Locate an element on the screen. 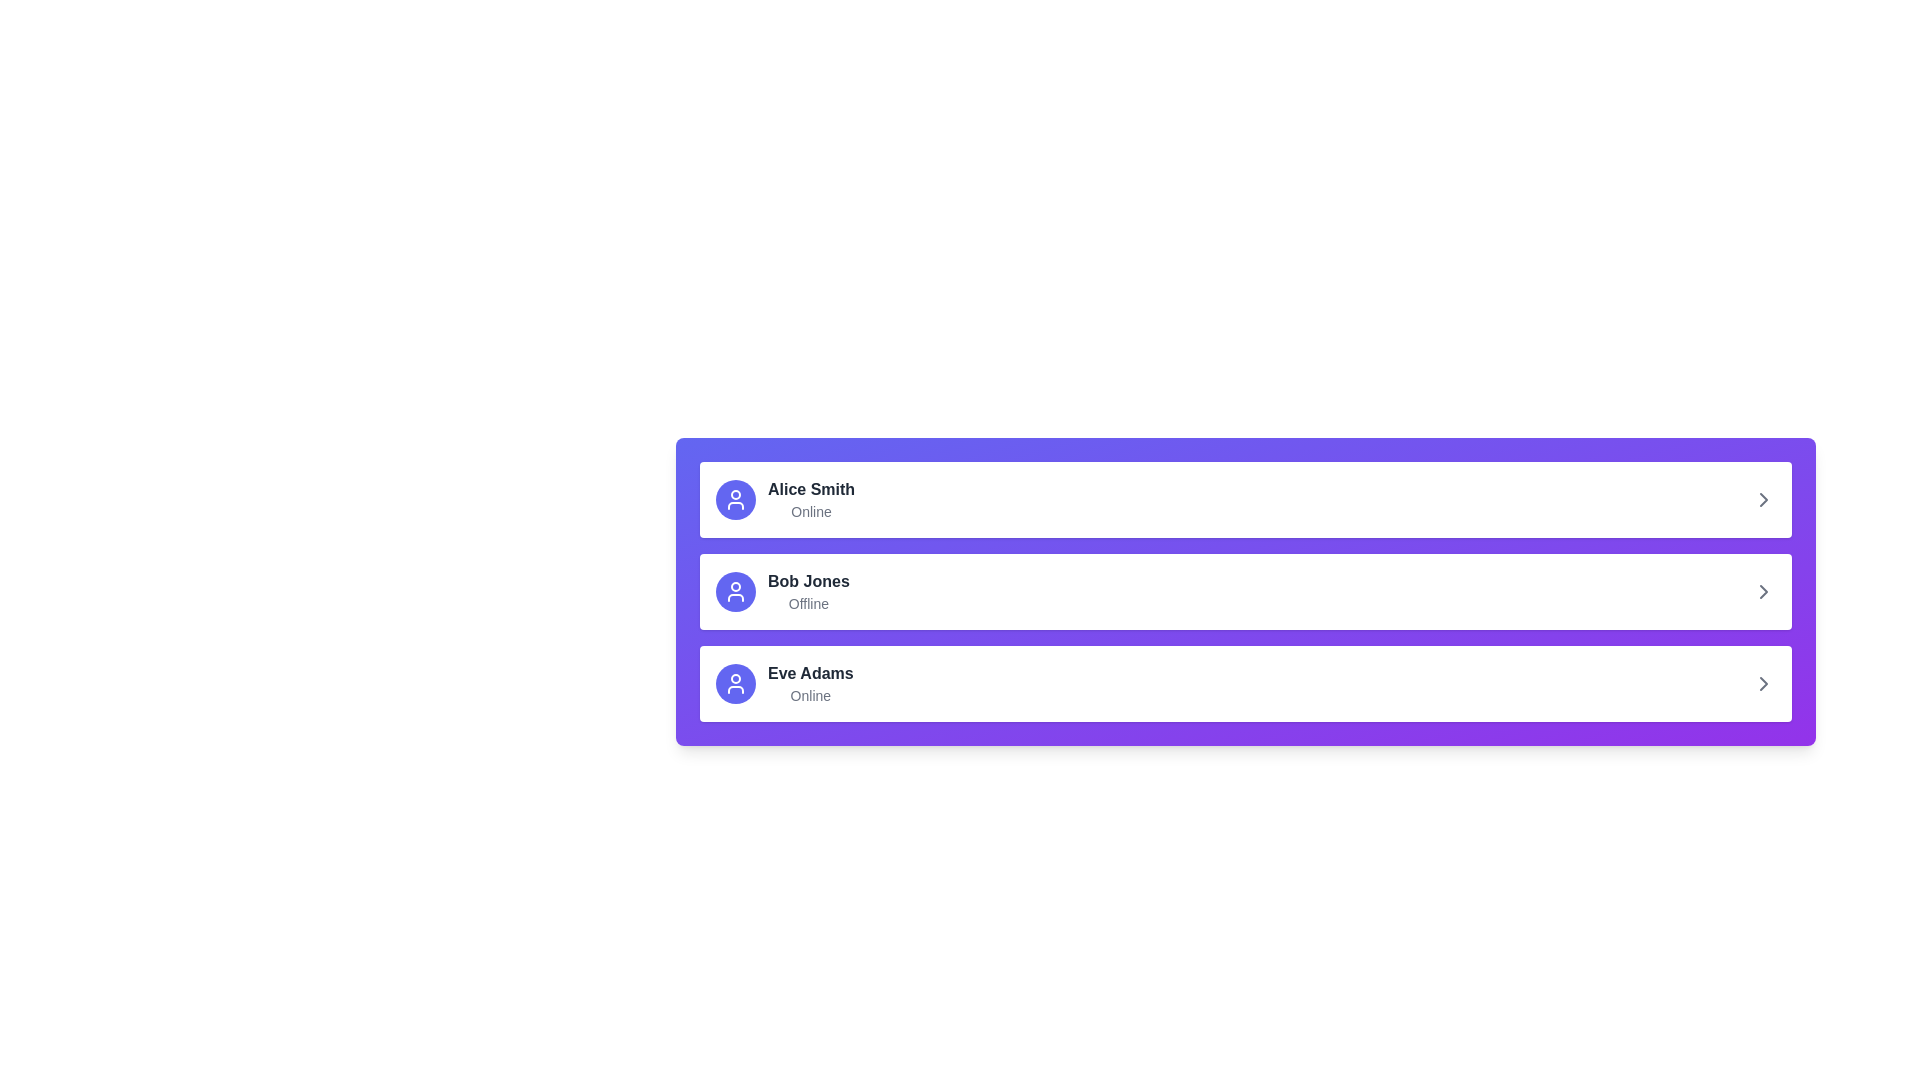 The height and width of the screenshot is (1080, 1920). the selectable List Item representing the user Eve Adams, which is the third item in a vertical list and displays the status 'Online' is located at coordinates (1245, 682).